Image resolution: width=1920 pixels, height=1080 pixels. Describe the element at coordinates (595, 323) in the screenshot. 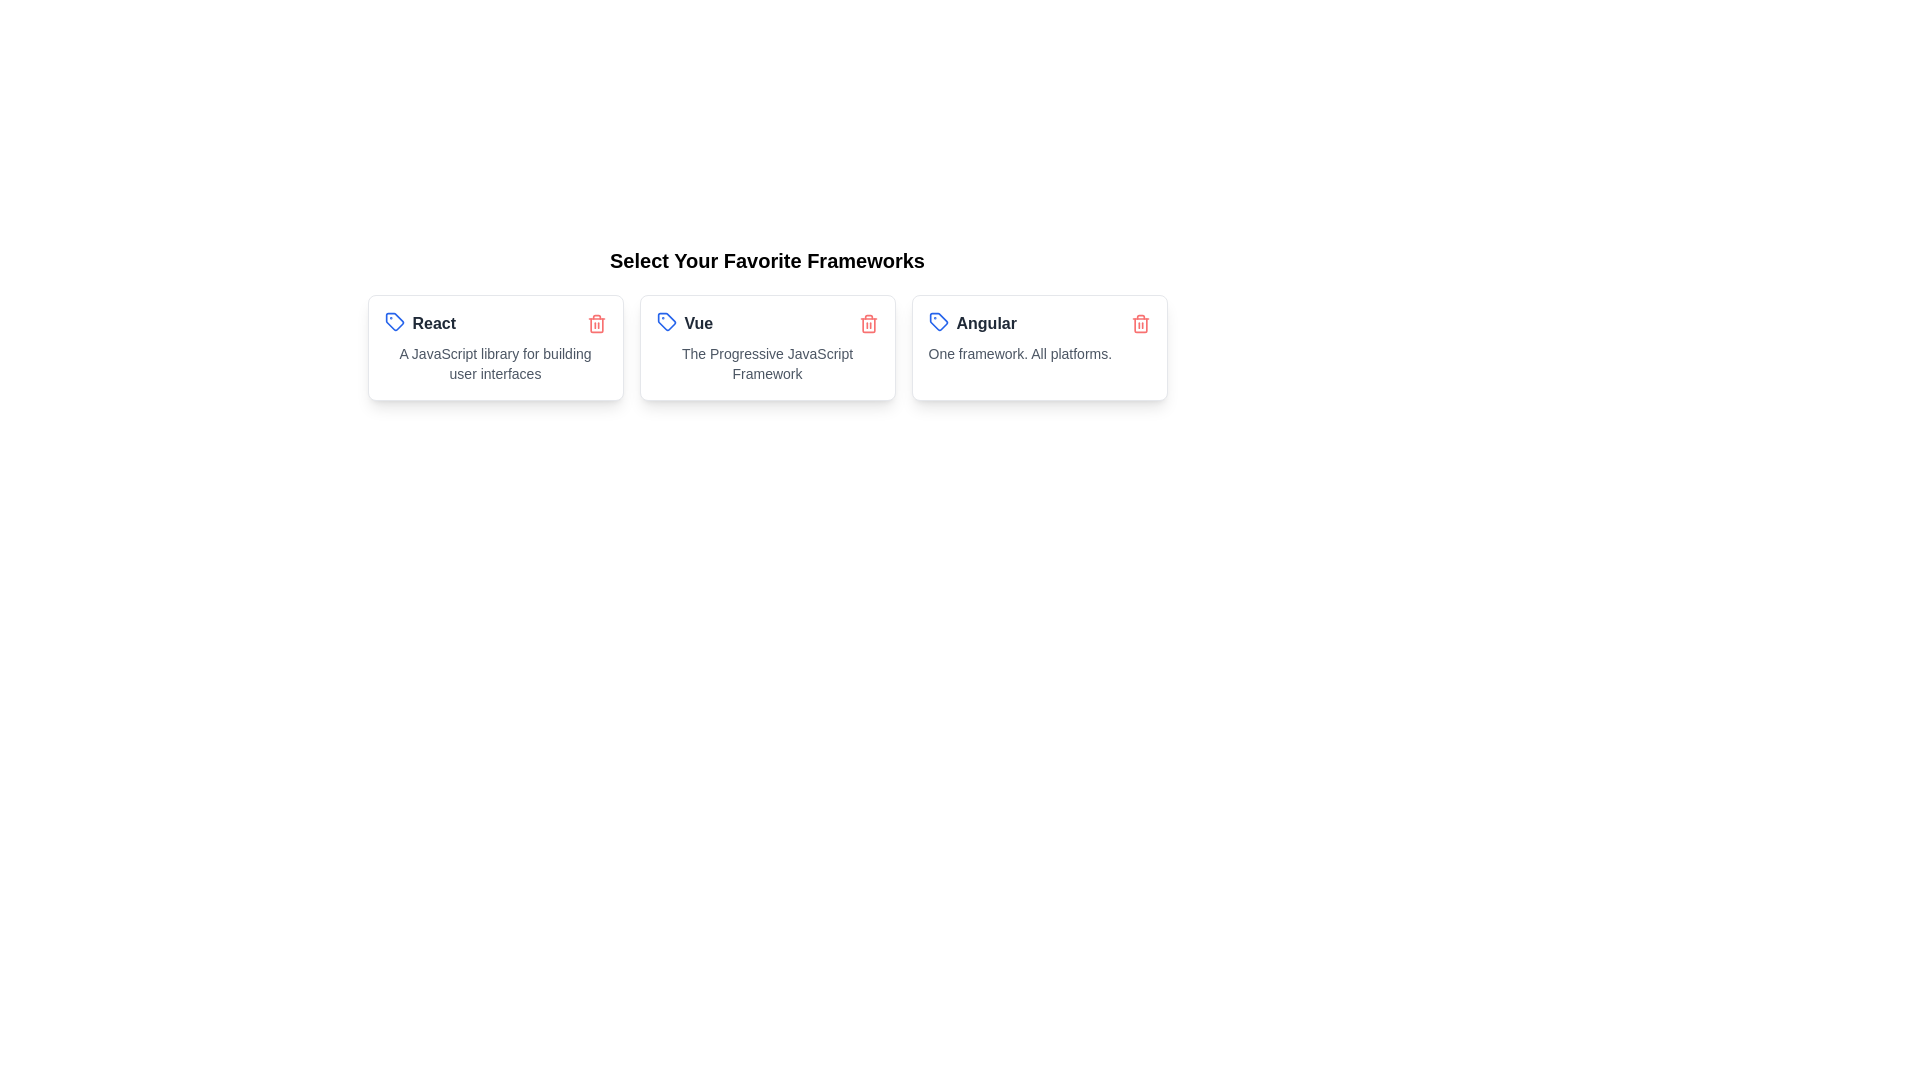

I see `the delete icon of the chip labeled React to remove it` at that location.